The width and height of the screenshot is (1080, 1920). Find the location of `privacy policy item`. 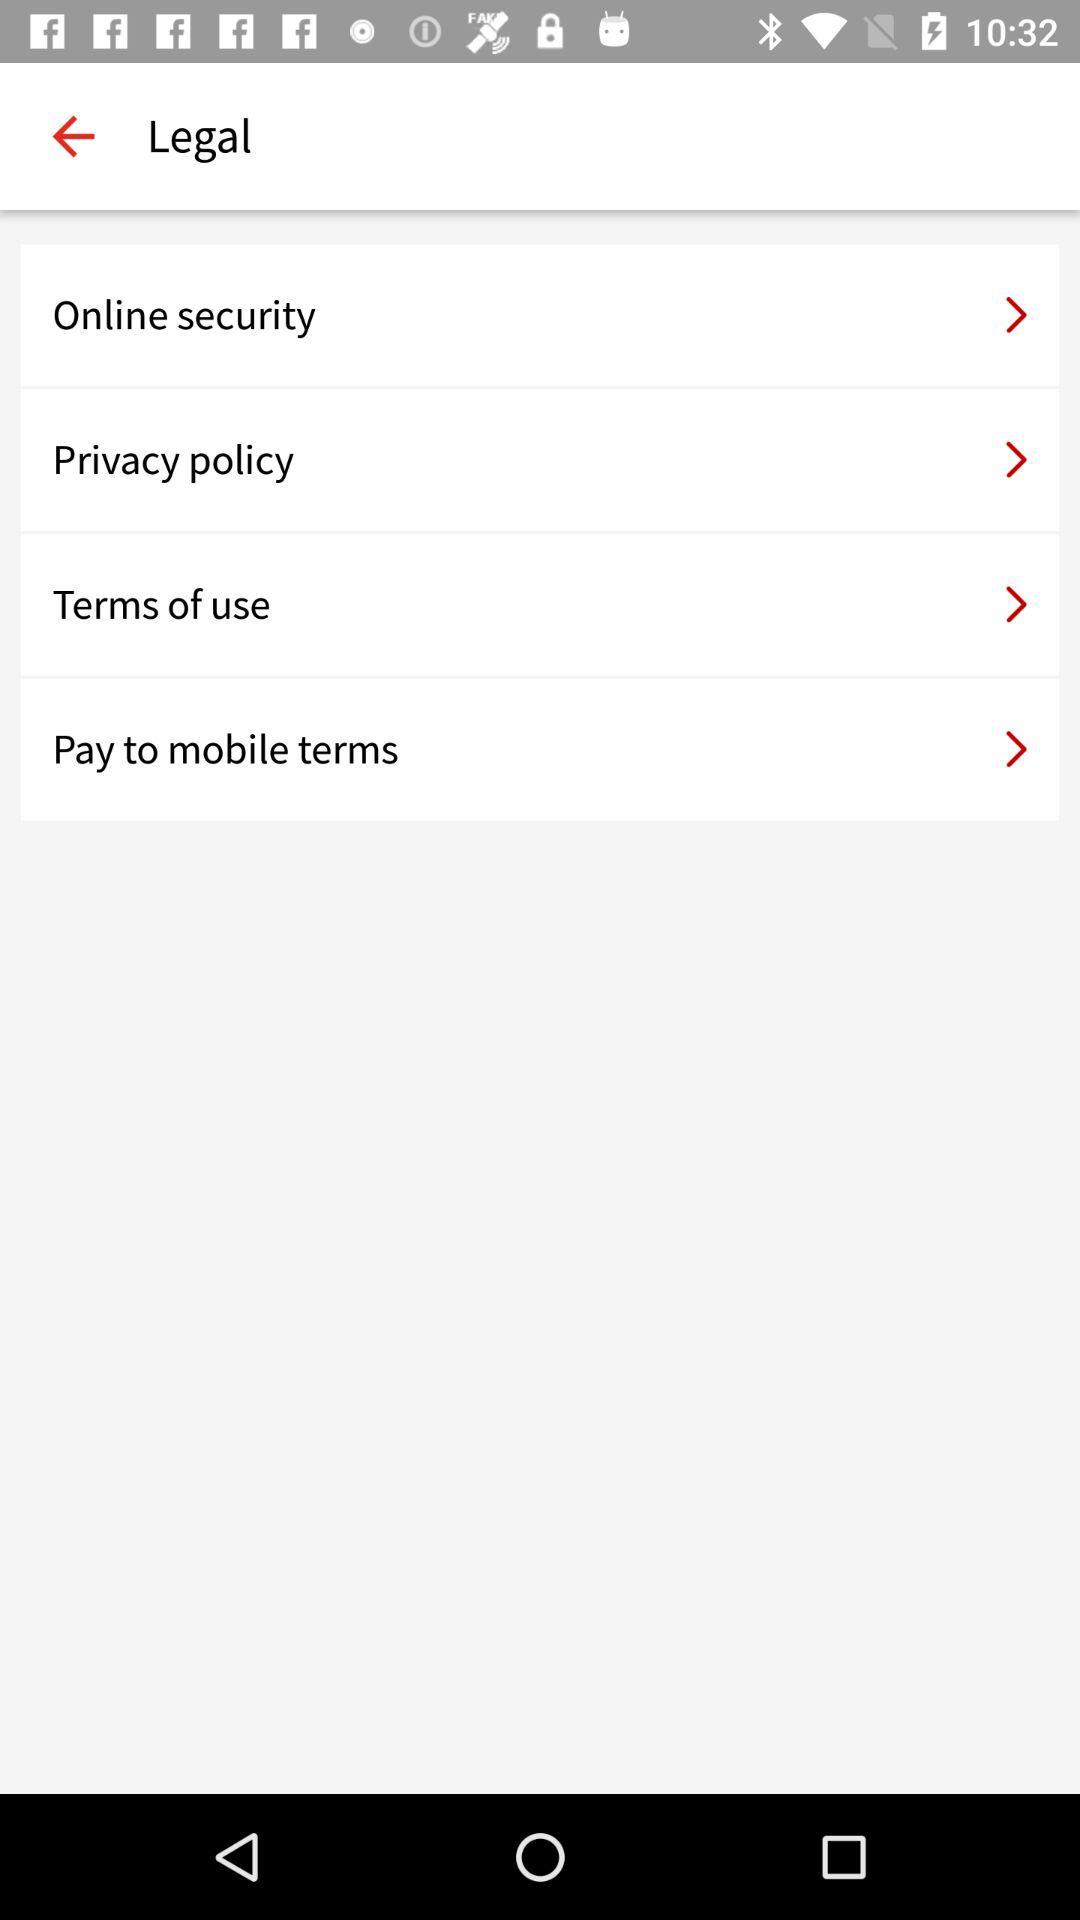

privacy policy item is located at coordinates (540, 459).